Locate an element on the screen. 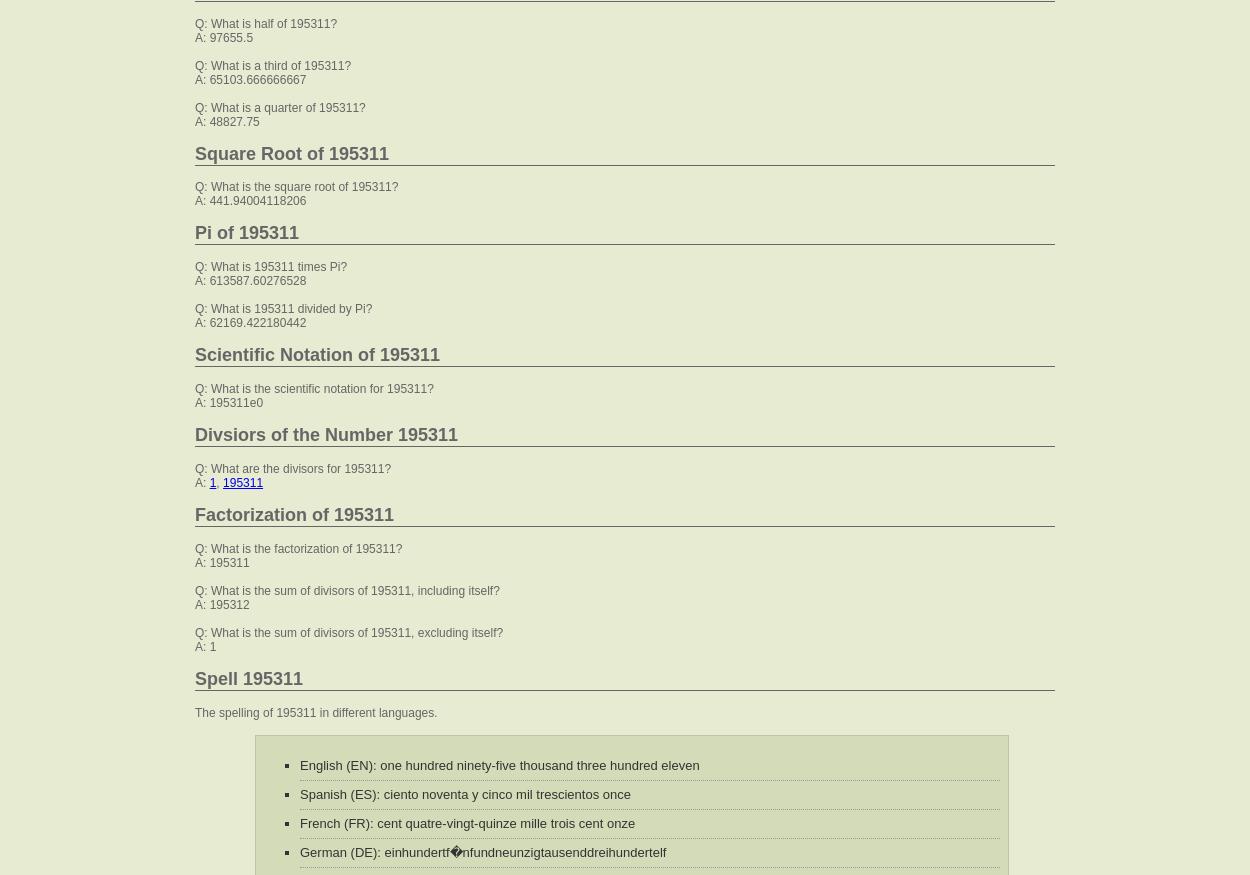 The width and height of the screenshot is (1250, 875). 'Q: What is the scientific notation for 195311?' is located at coordinates (313, 388).